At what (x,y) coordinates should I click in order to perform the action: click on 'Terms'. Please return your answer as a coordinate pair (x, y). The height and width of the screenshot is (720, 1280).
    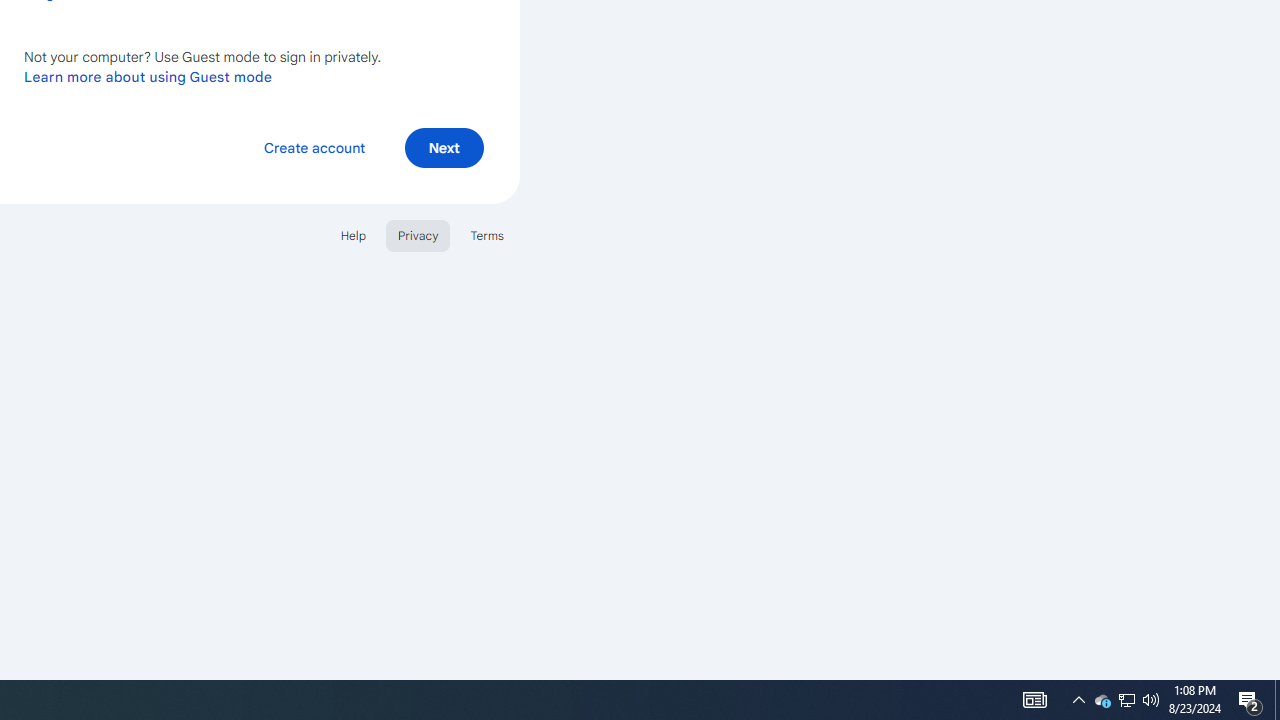
    Looking at the image, I should click on (487, 234).